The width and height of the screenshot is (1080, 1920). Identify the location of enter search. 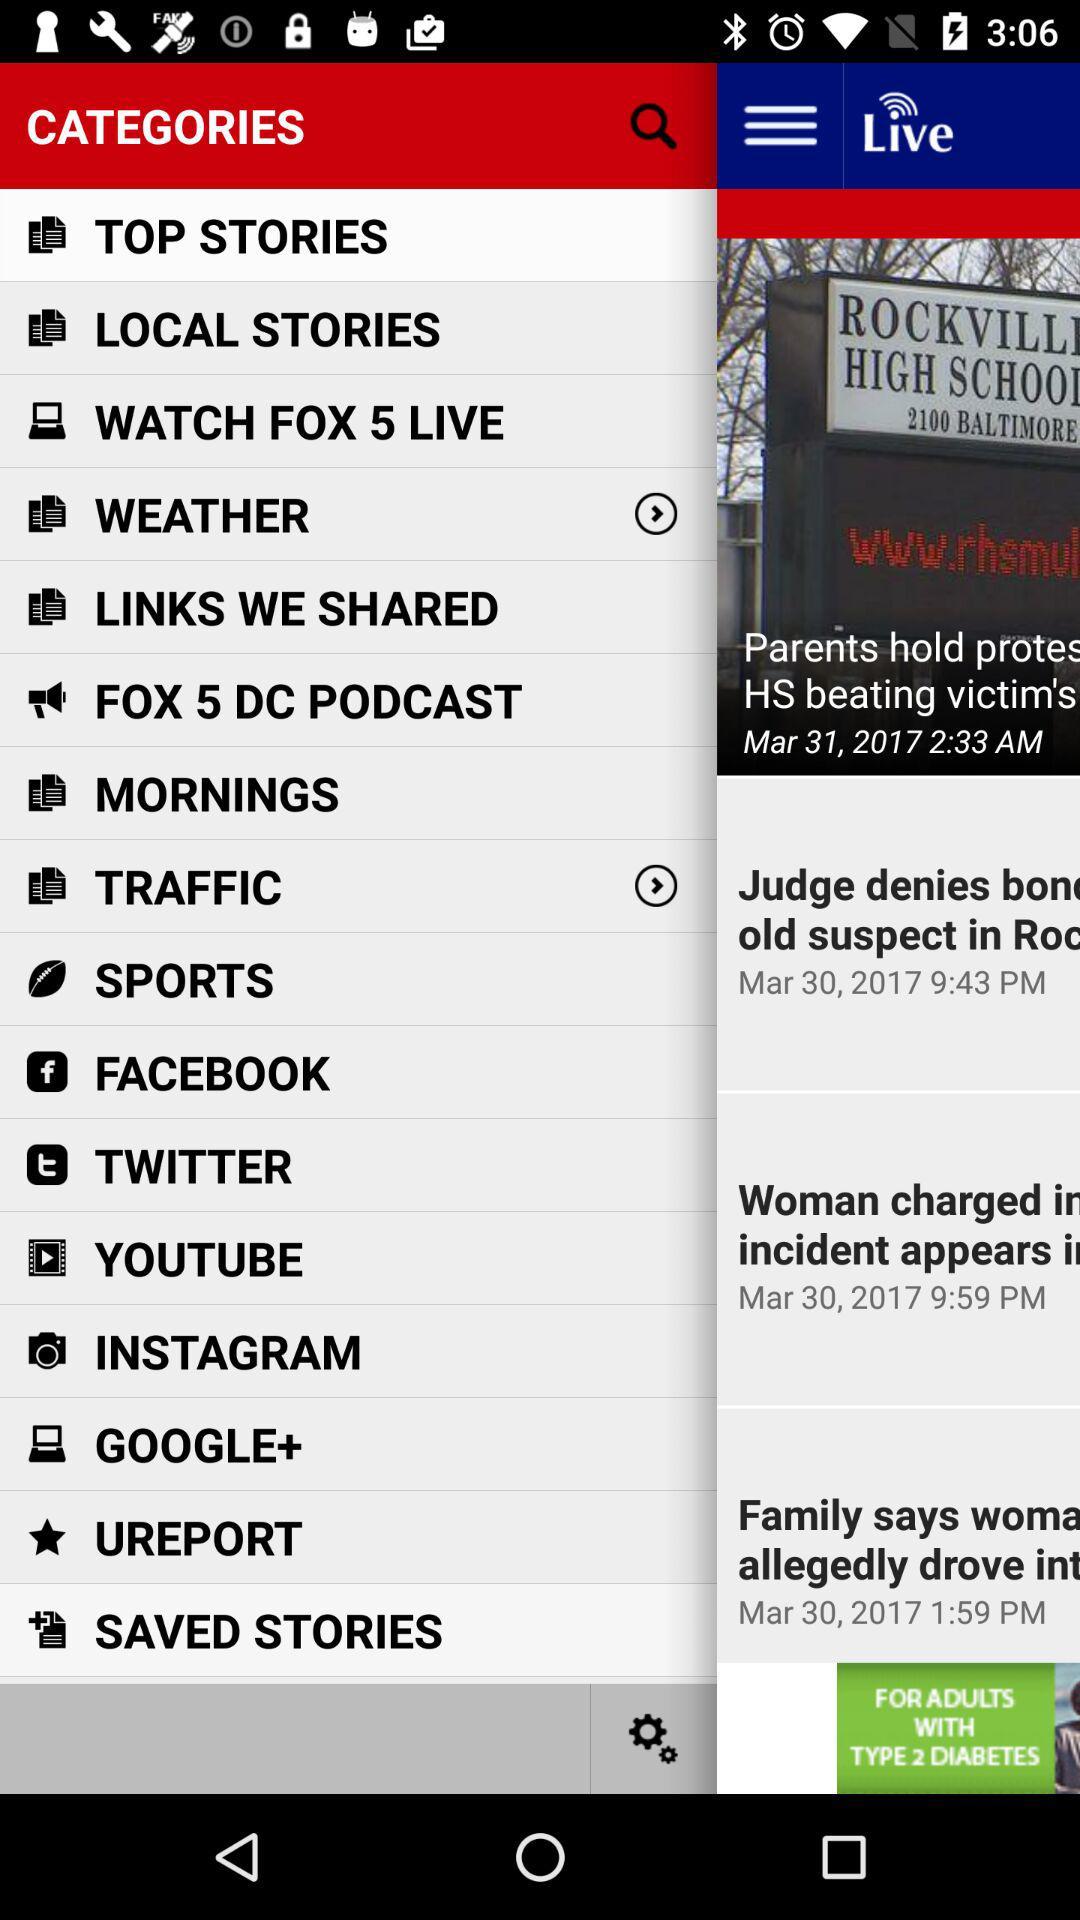
(654, 124).